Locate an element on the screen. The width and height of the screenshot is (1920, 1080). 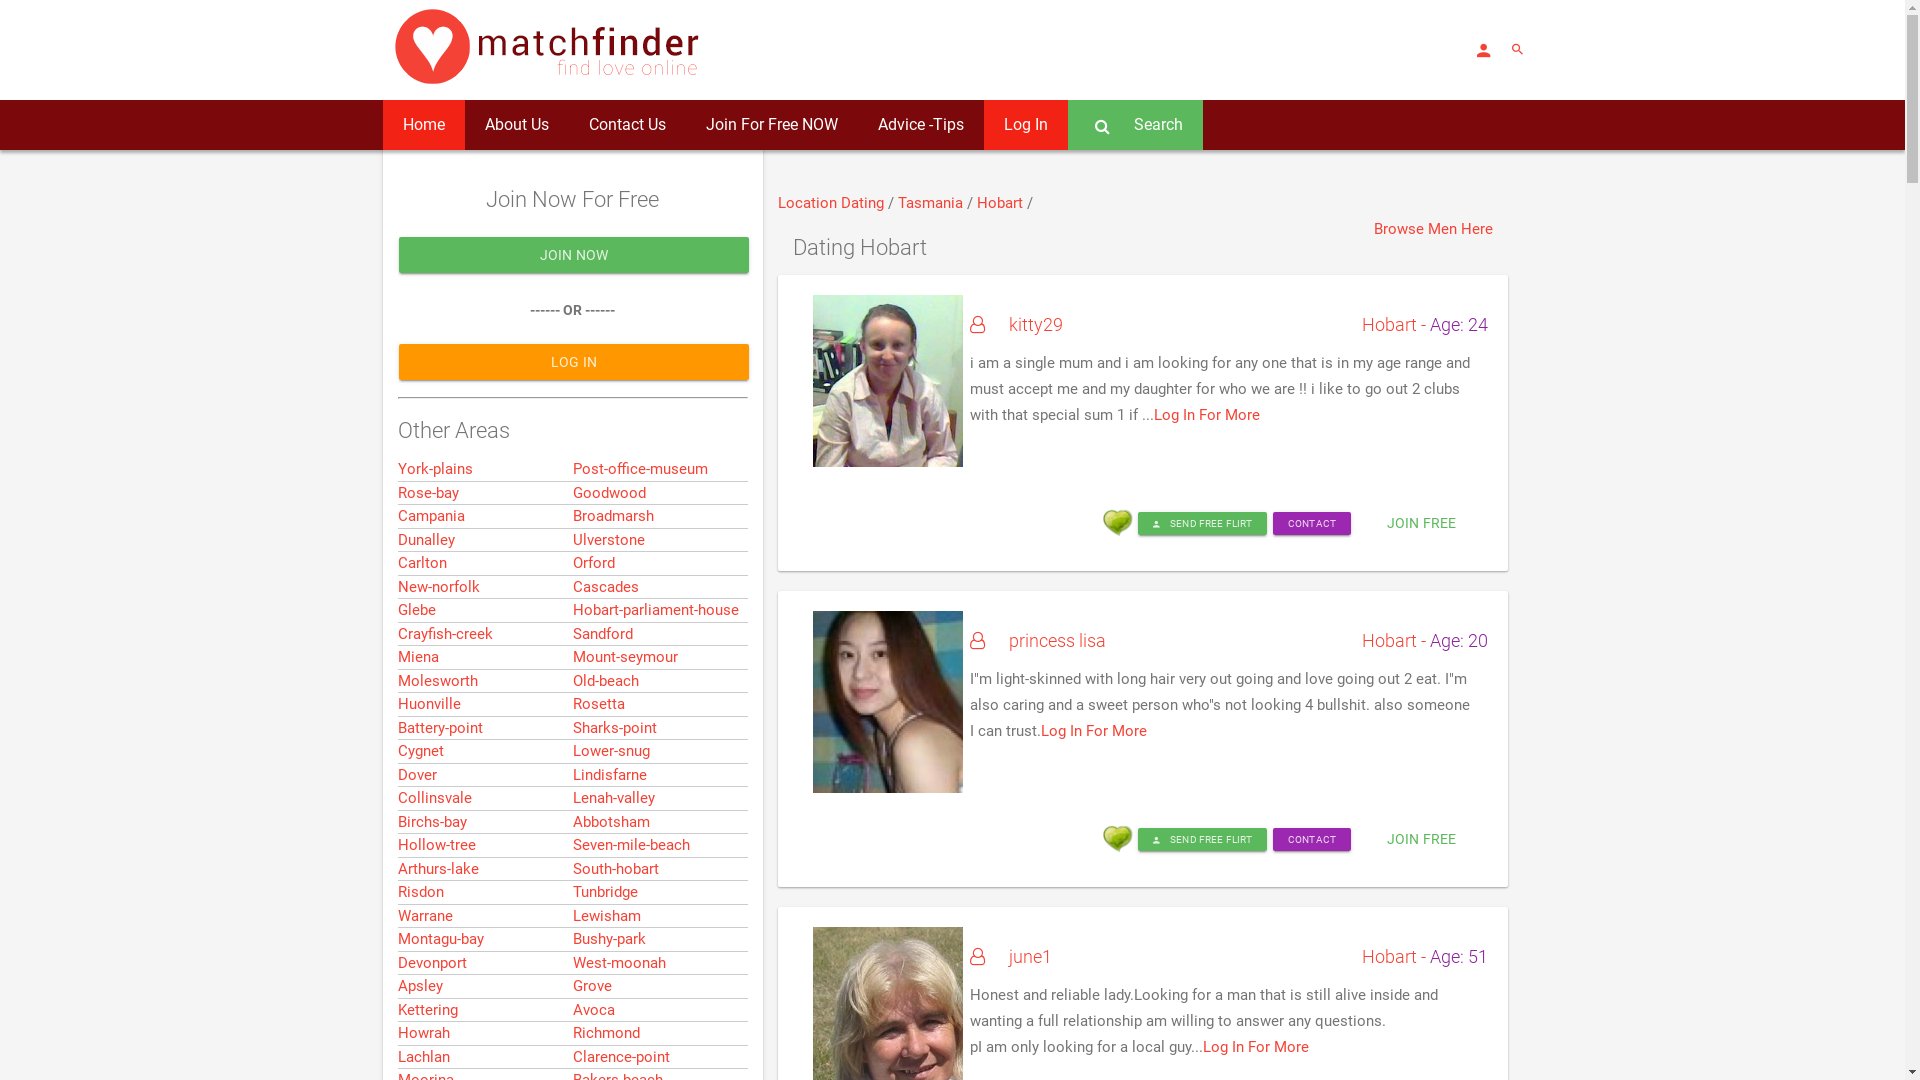
'Lindisfarne' is located at coordinates (608, 774).